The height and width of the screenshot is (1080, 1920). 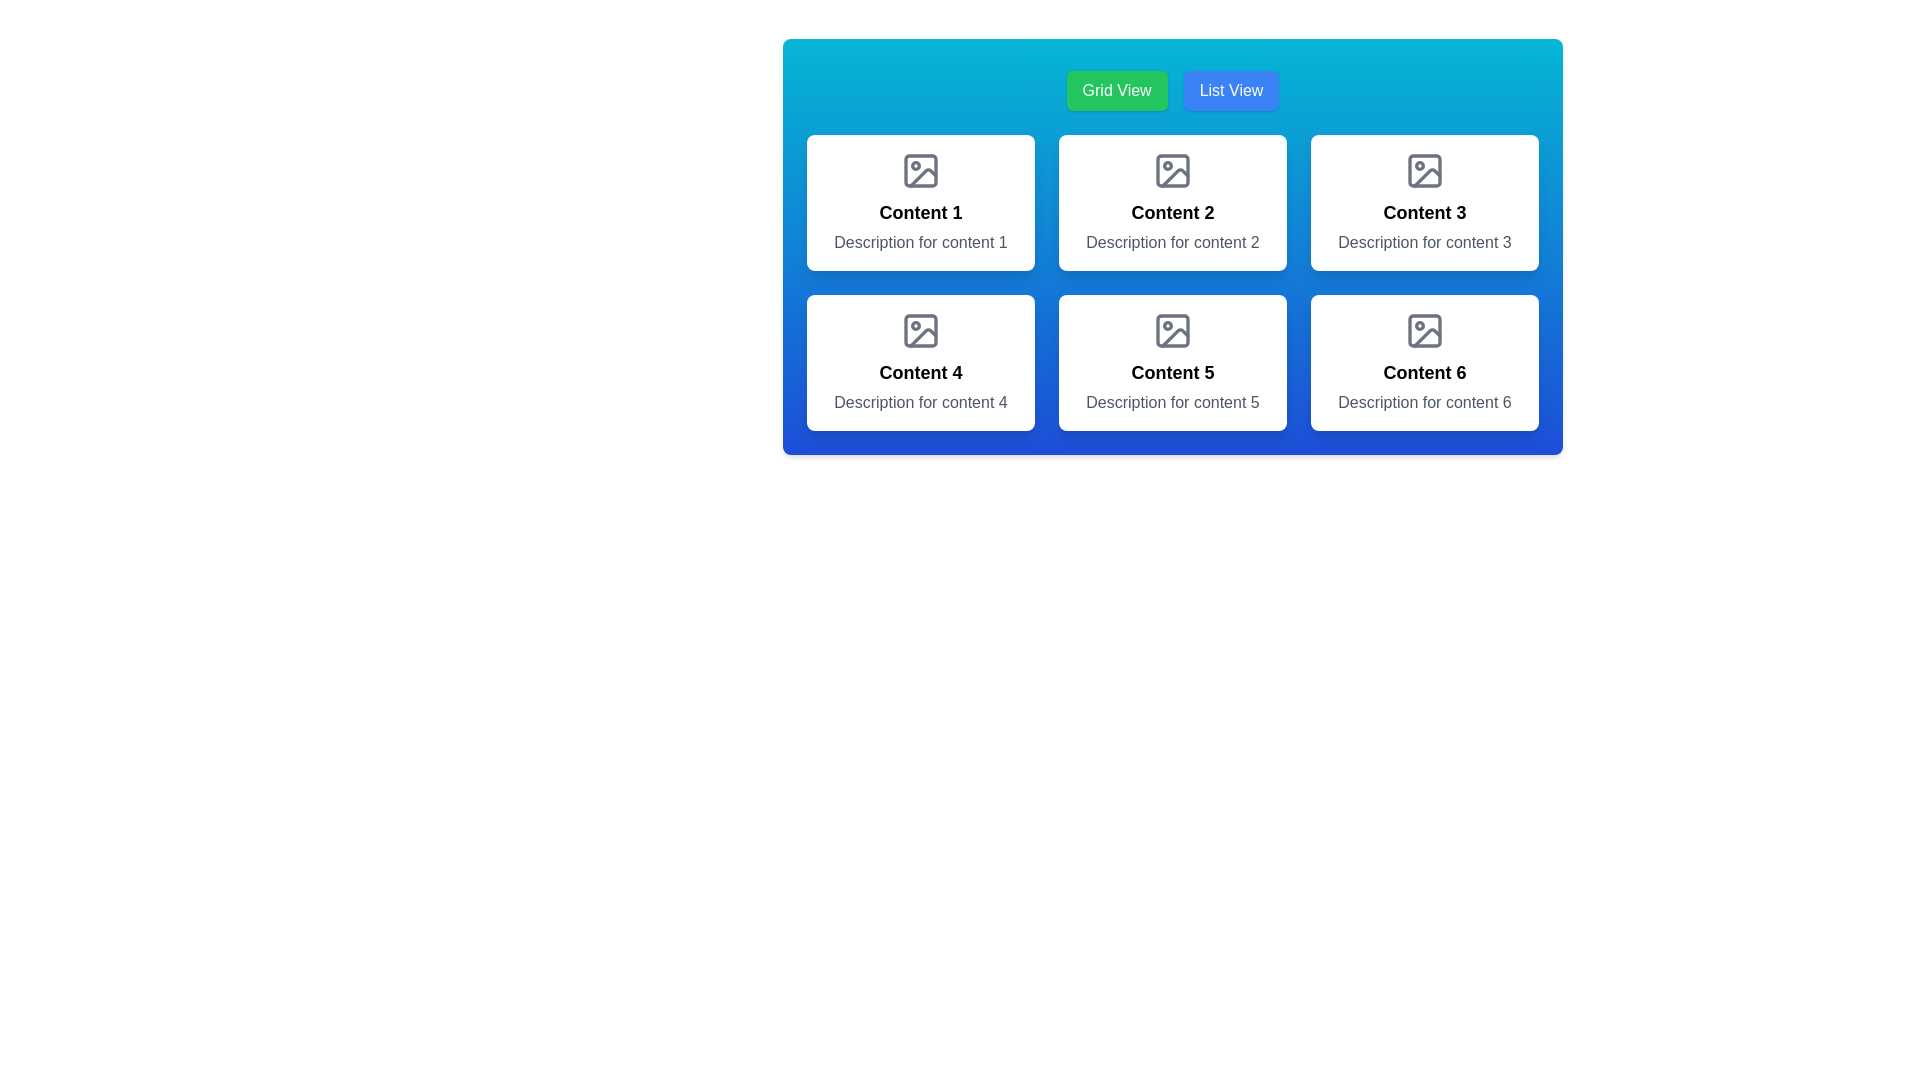 What do you see at coordinates (1172, 203) in the screenshot?
I see `the icon at the top of the white card labeled 'Content 2', which is the second element in the first row of a grid layout` at bounding box center [1172, 203].